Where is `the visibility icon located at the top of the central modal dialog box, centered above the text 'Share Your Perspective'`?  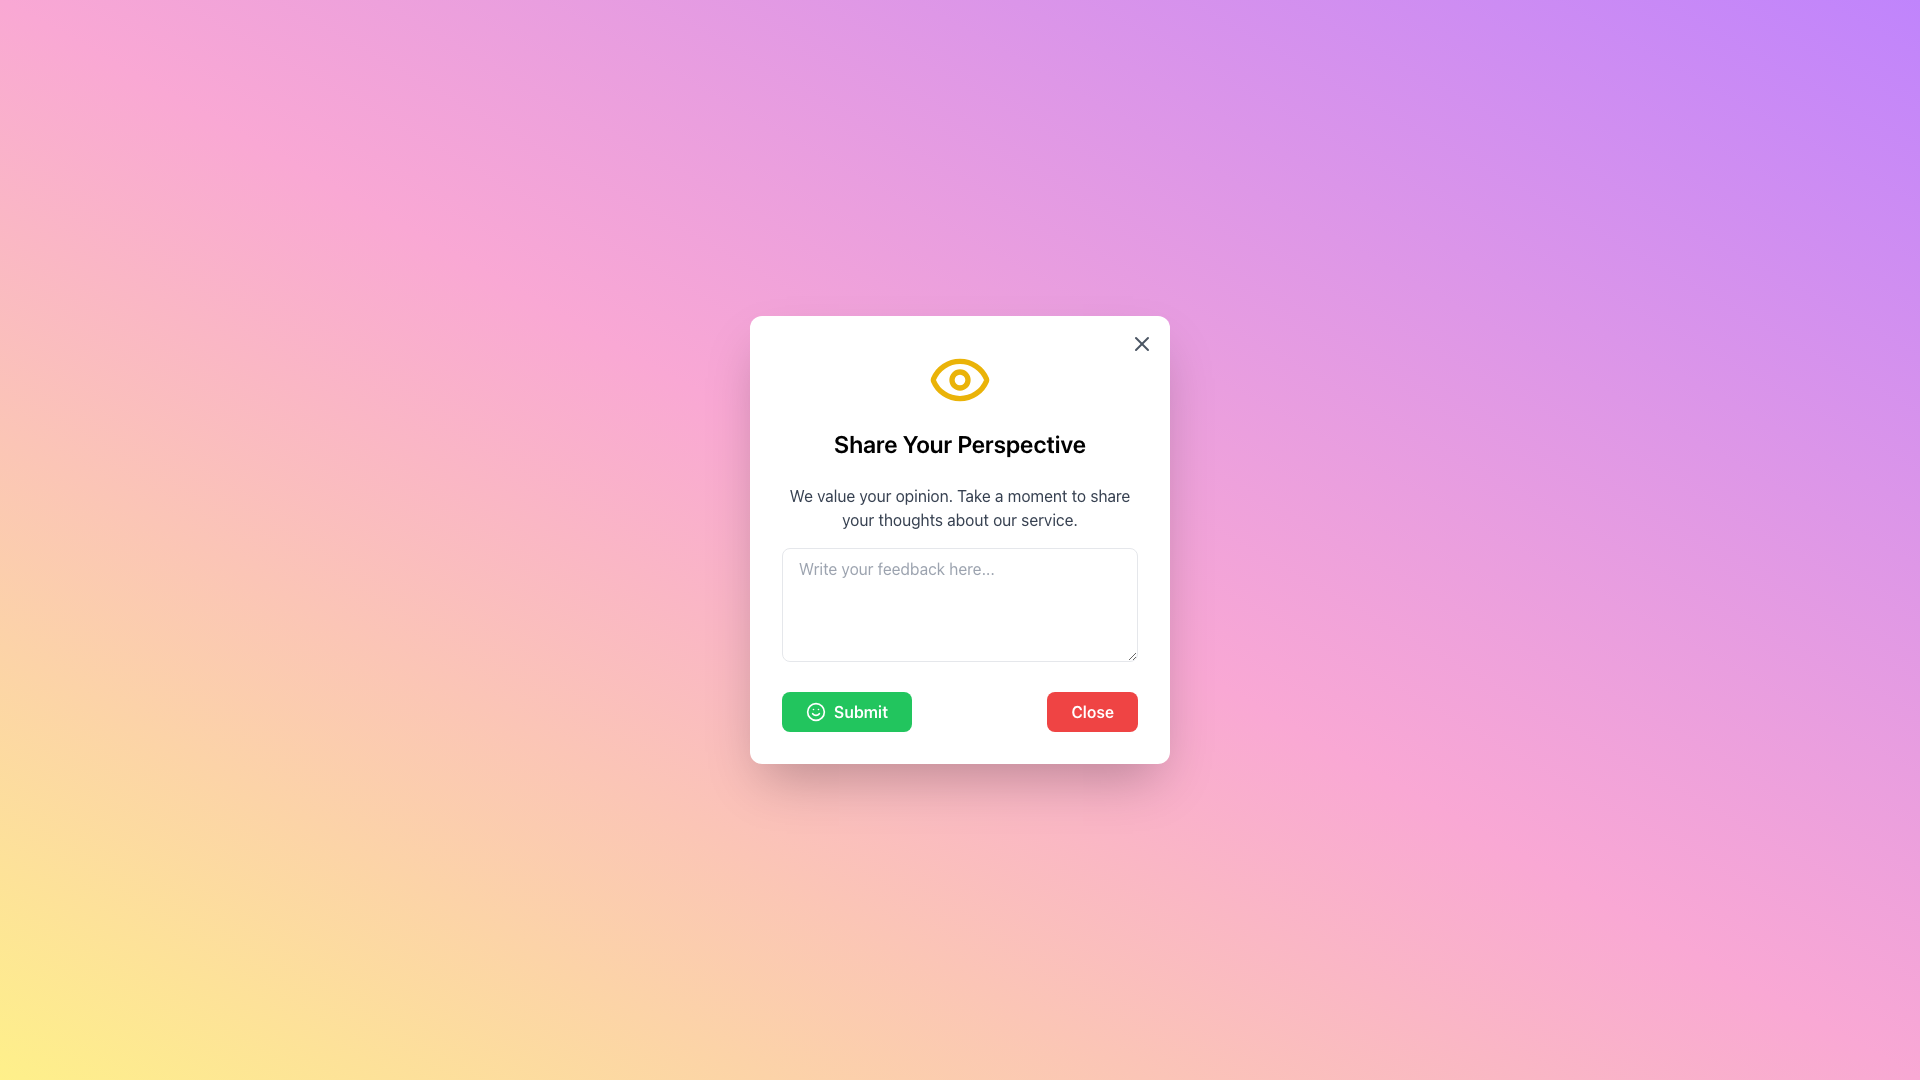
the visibility icon located at the top of the central modal dialog box, centered above the text 'Share Your Perspective' is located at coordinates (960, 380).